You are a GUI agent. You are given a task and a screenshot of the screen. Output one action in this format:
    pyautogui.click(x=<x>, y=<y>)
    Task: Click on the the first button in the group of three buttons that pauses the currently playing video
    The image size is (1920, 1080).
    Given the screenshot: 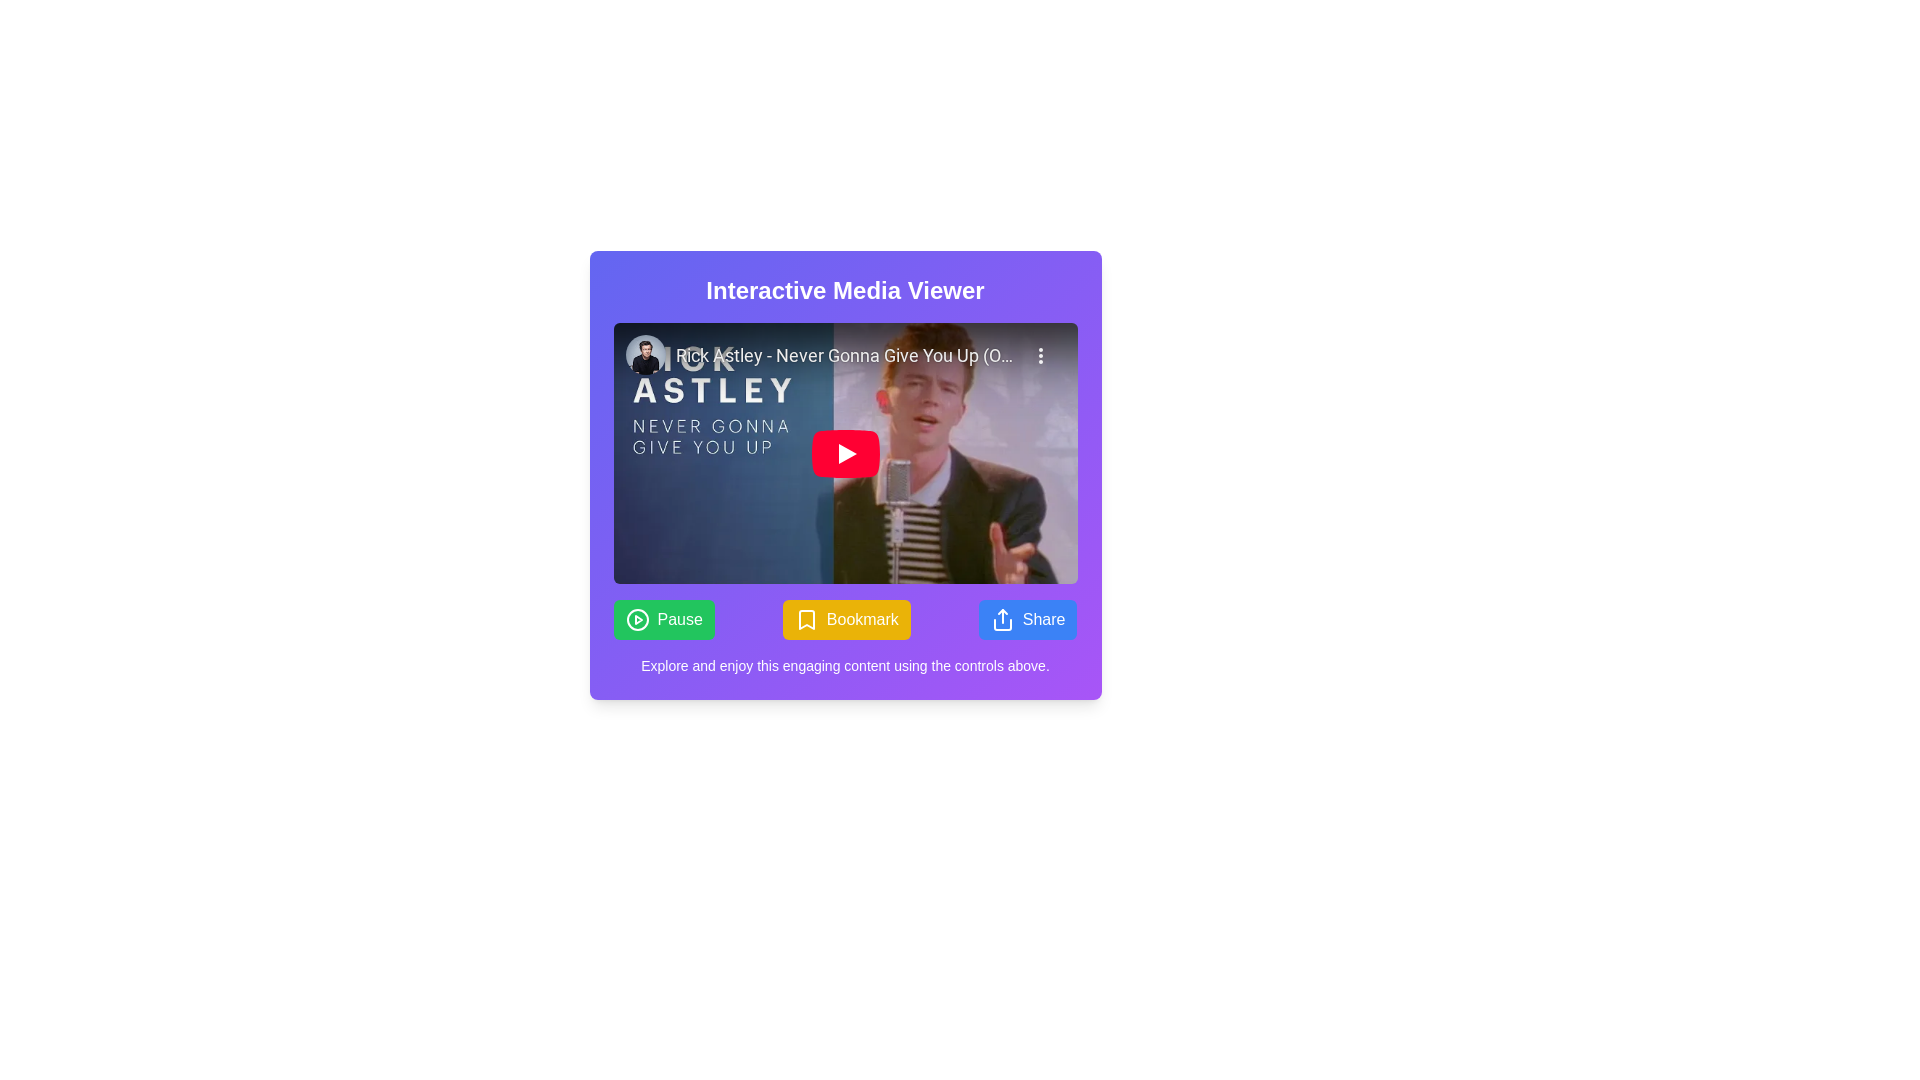 What is the action you would take?
    pyautogui.click(x=664, y=619)
    